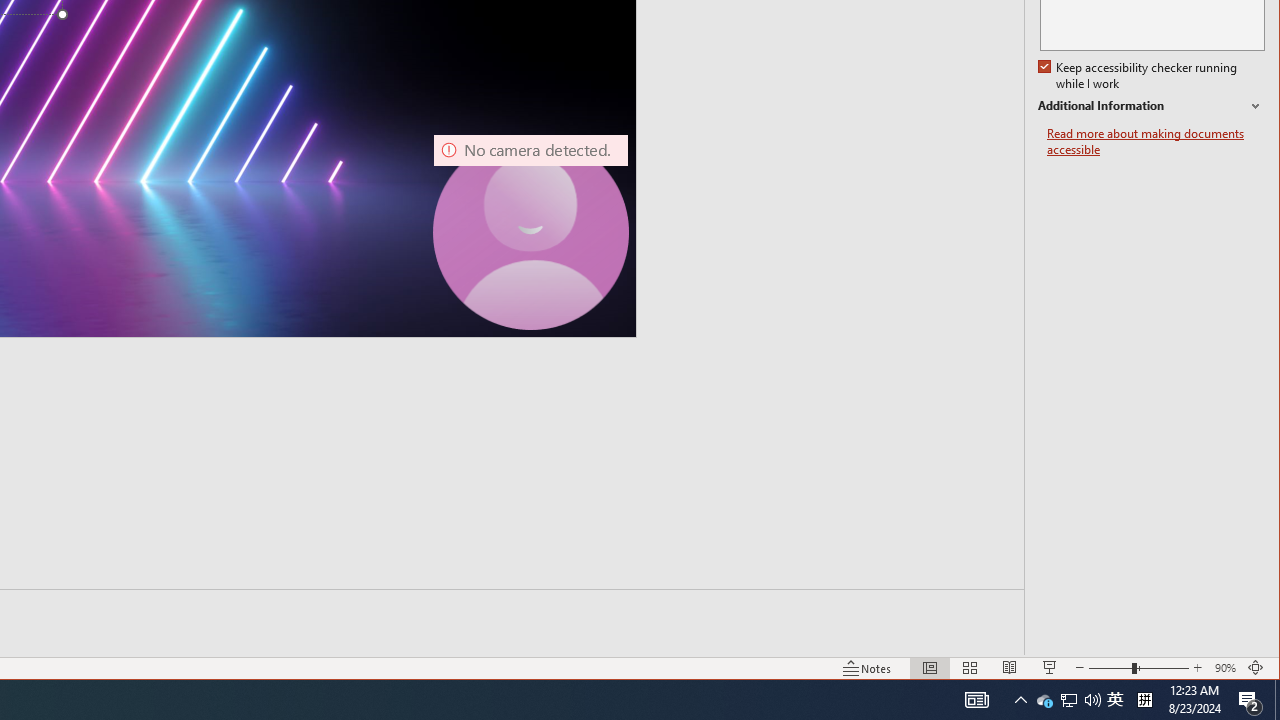 The image size is (1280, 720). I want to click on 'User Promoted Notification Area', so click(1067, 698).